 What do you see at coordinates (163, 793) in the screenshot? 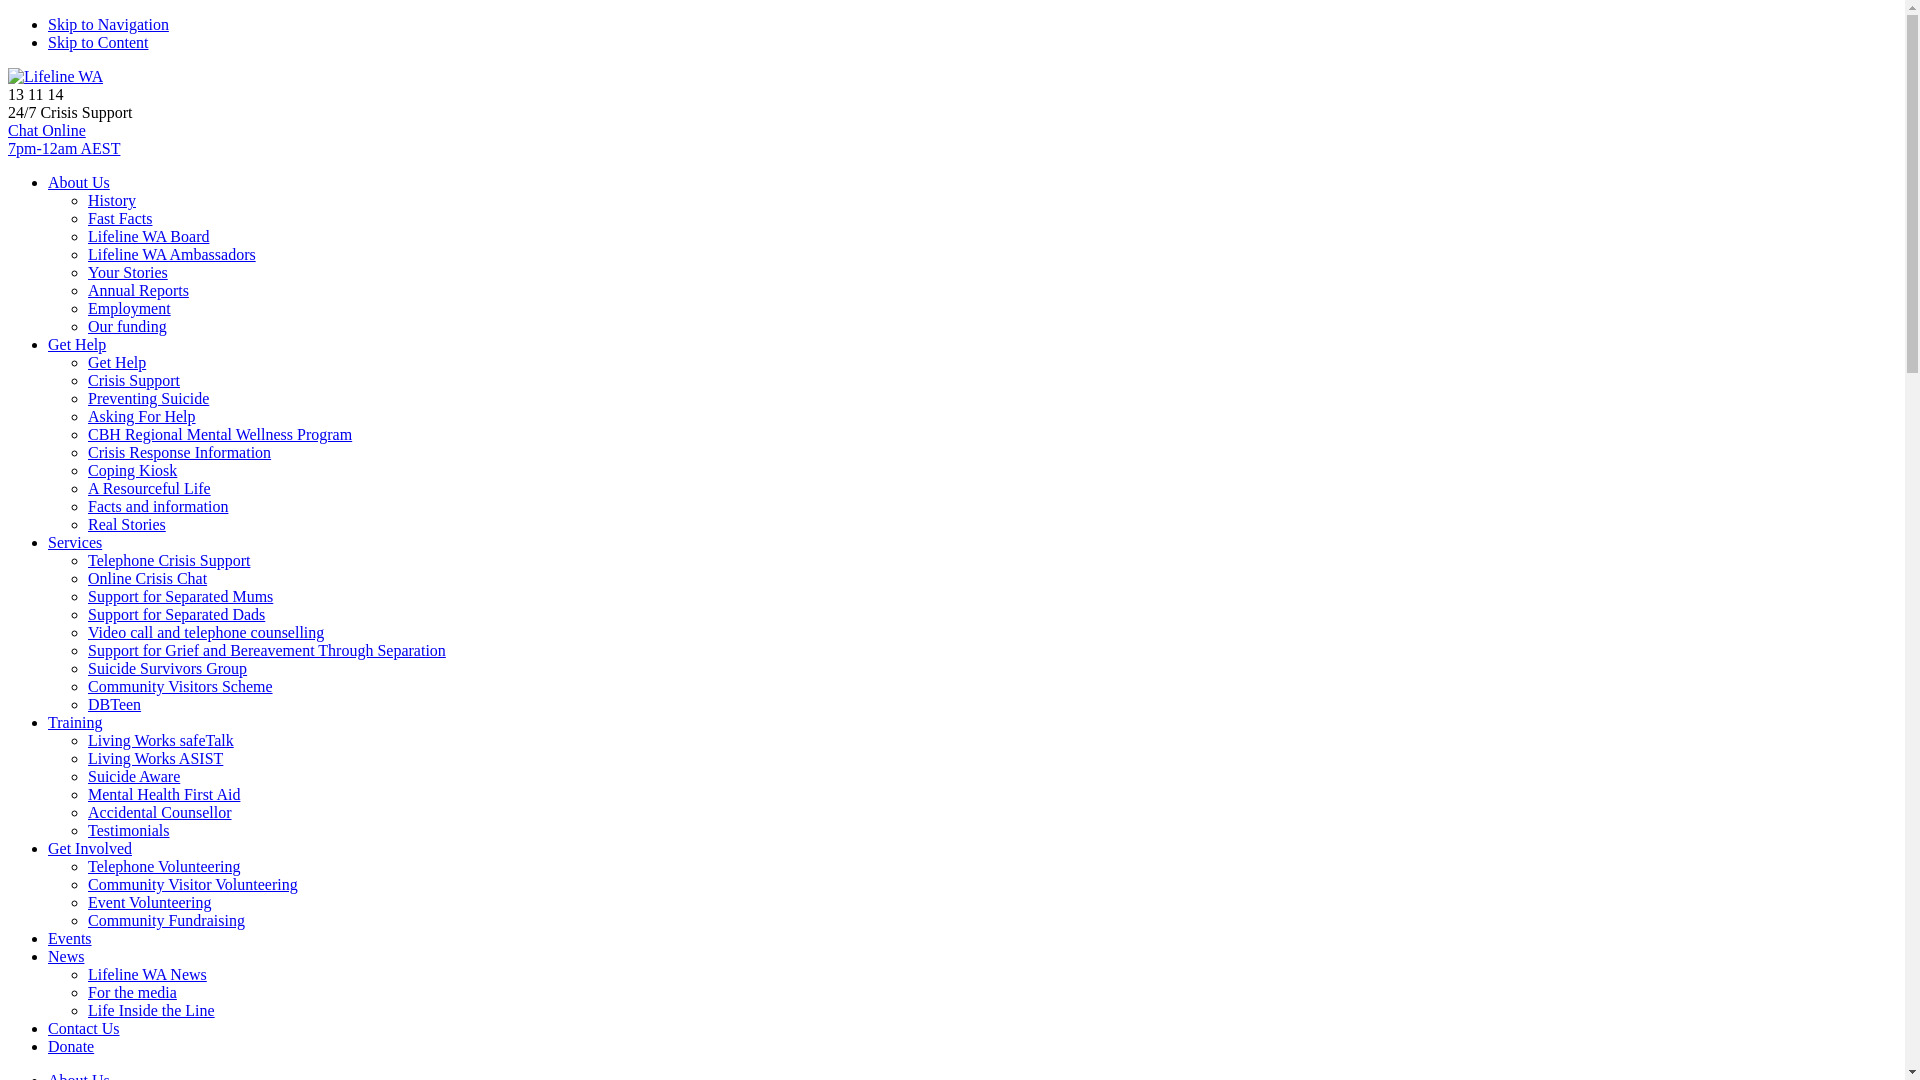
I see `'Mental Health First Aid'` at bounding box center [163, 793].